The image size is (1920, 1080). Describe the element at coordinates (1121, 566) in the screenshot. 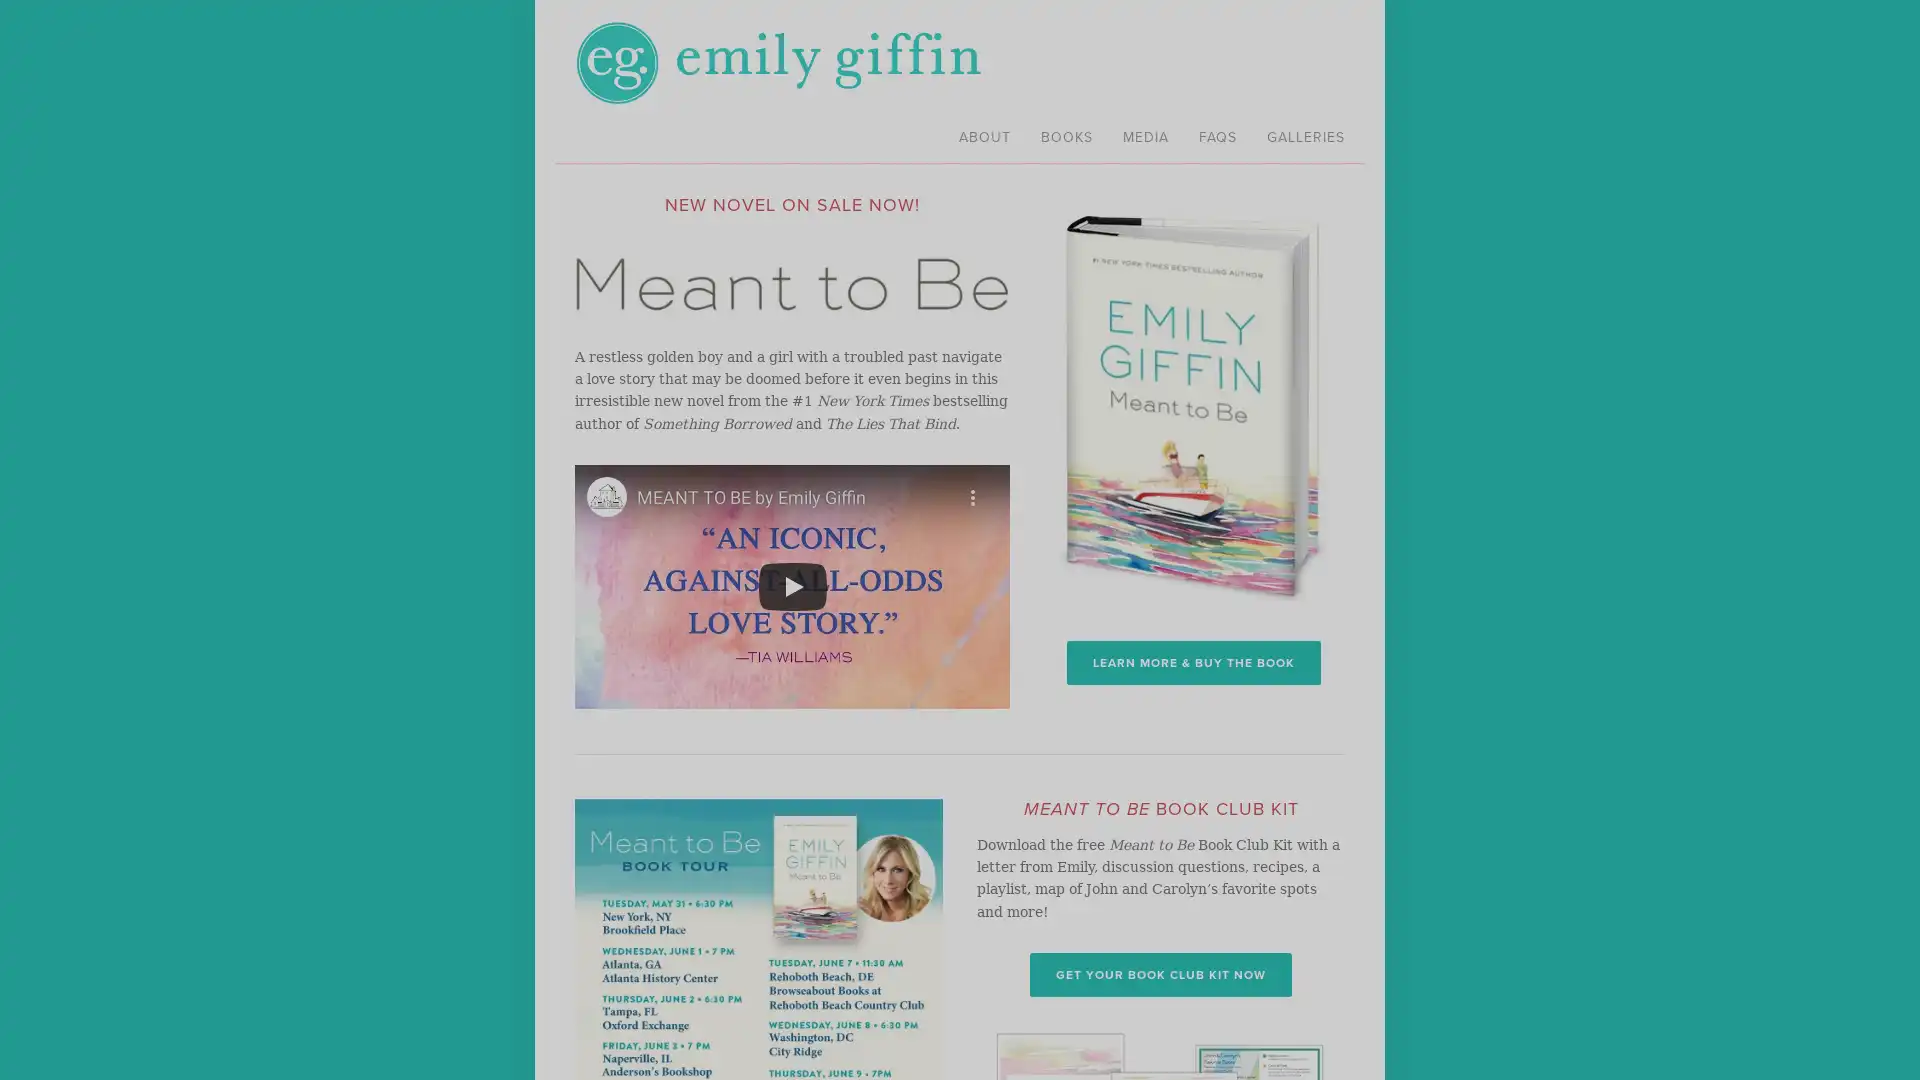

I see `Sign me up!` at that location.